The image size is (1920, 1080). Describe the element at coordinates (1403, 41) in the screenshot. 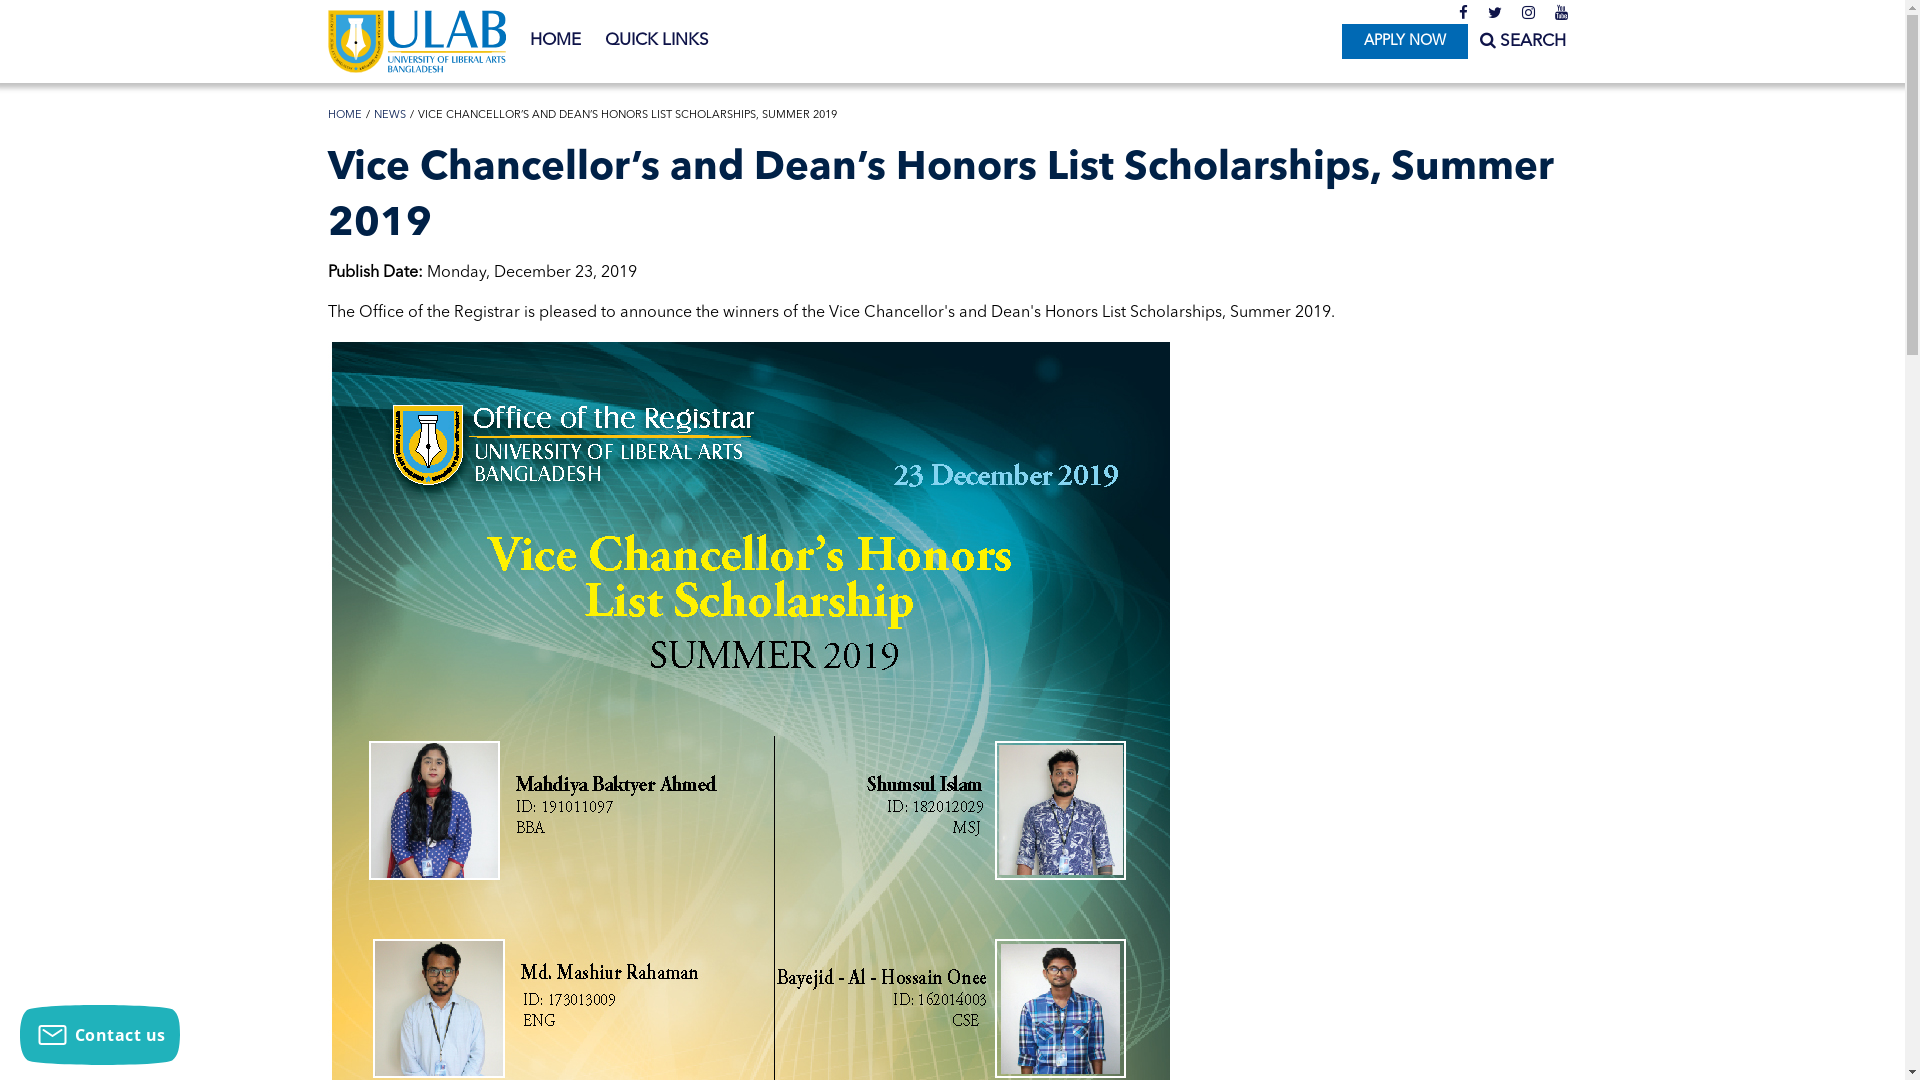

I see `'APPLY NOW'` at that location.